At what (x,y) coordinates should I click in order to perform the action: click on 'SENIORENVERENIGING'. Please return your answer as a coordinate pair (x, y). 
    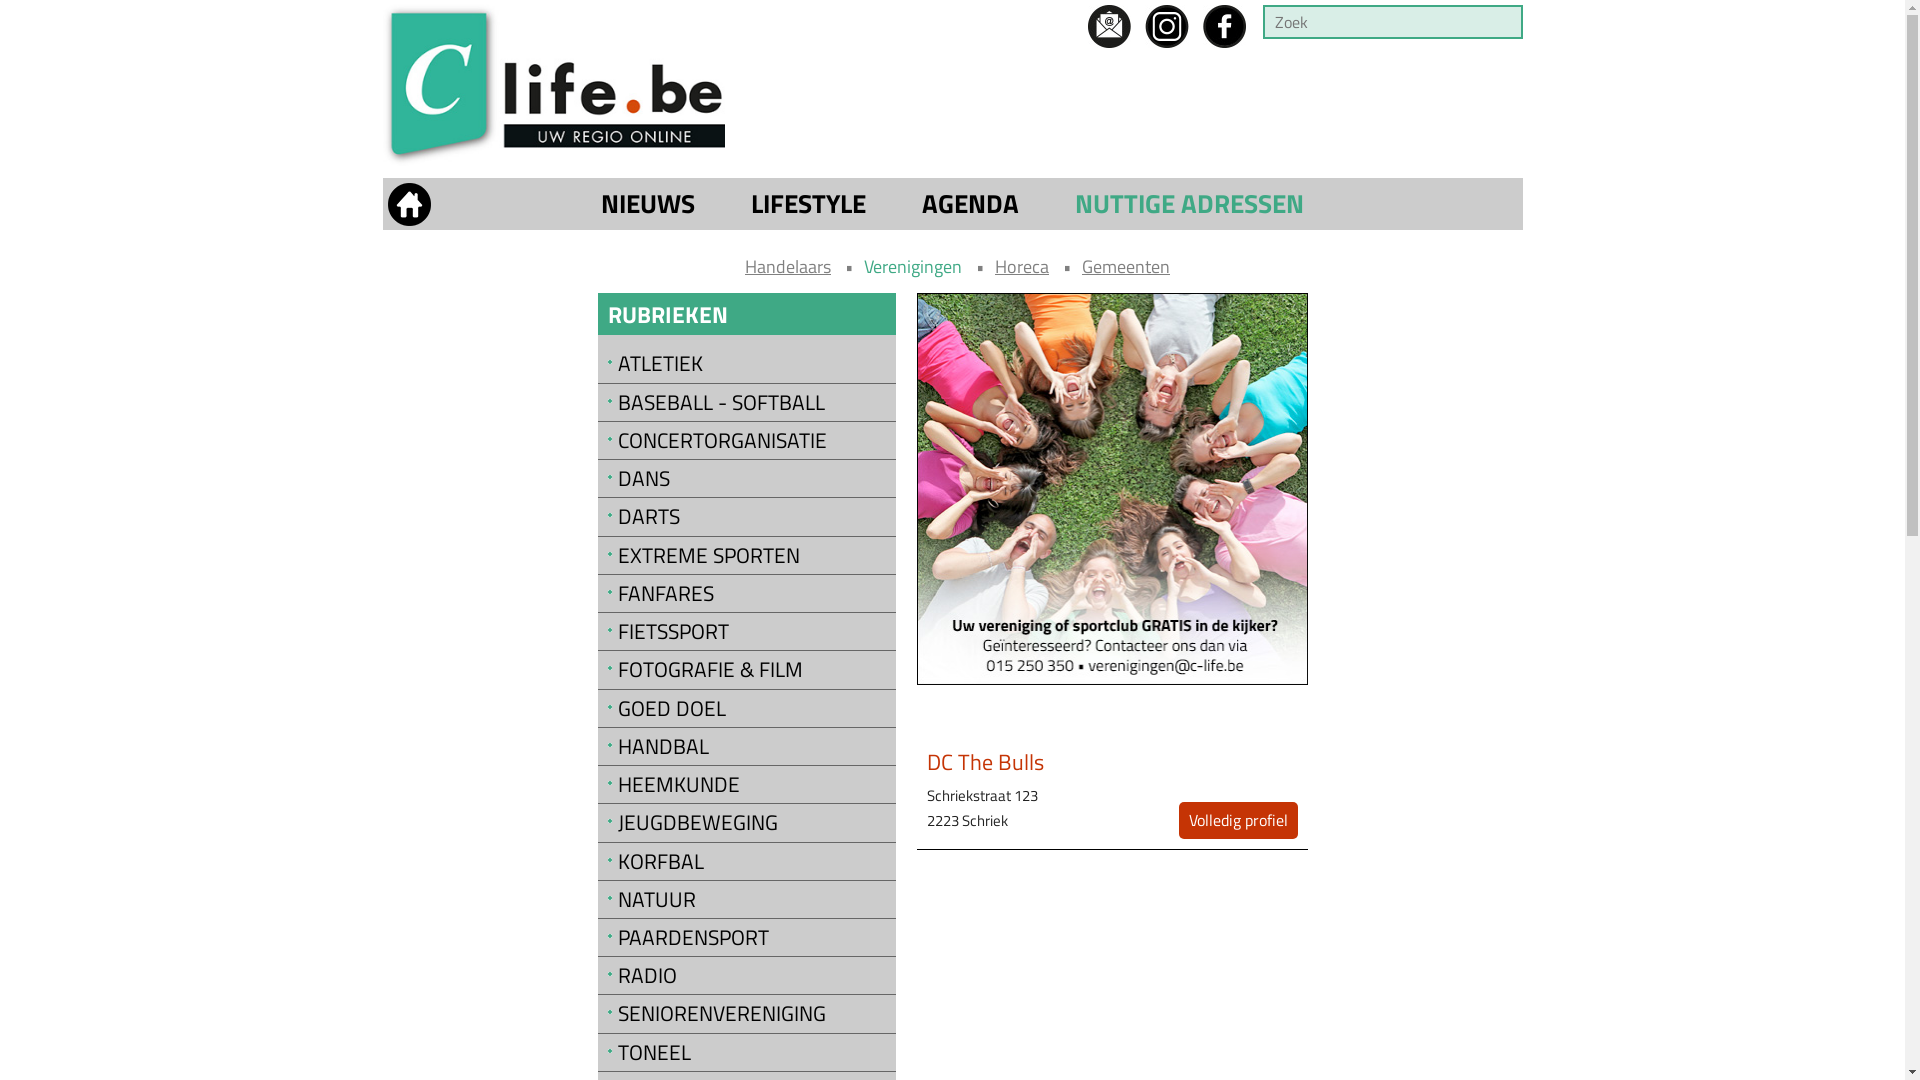
    Looking at the image, I should click on (607, 1013).